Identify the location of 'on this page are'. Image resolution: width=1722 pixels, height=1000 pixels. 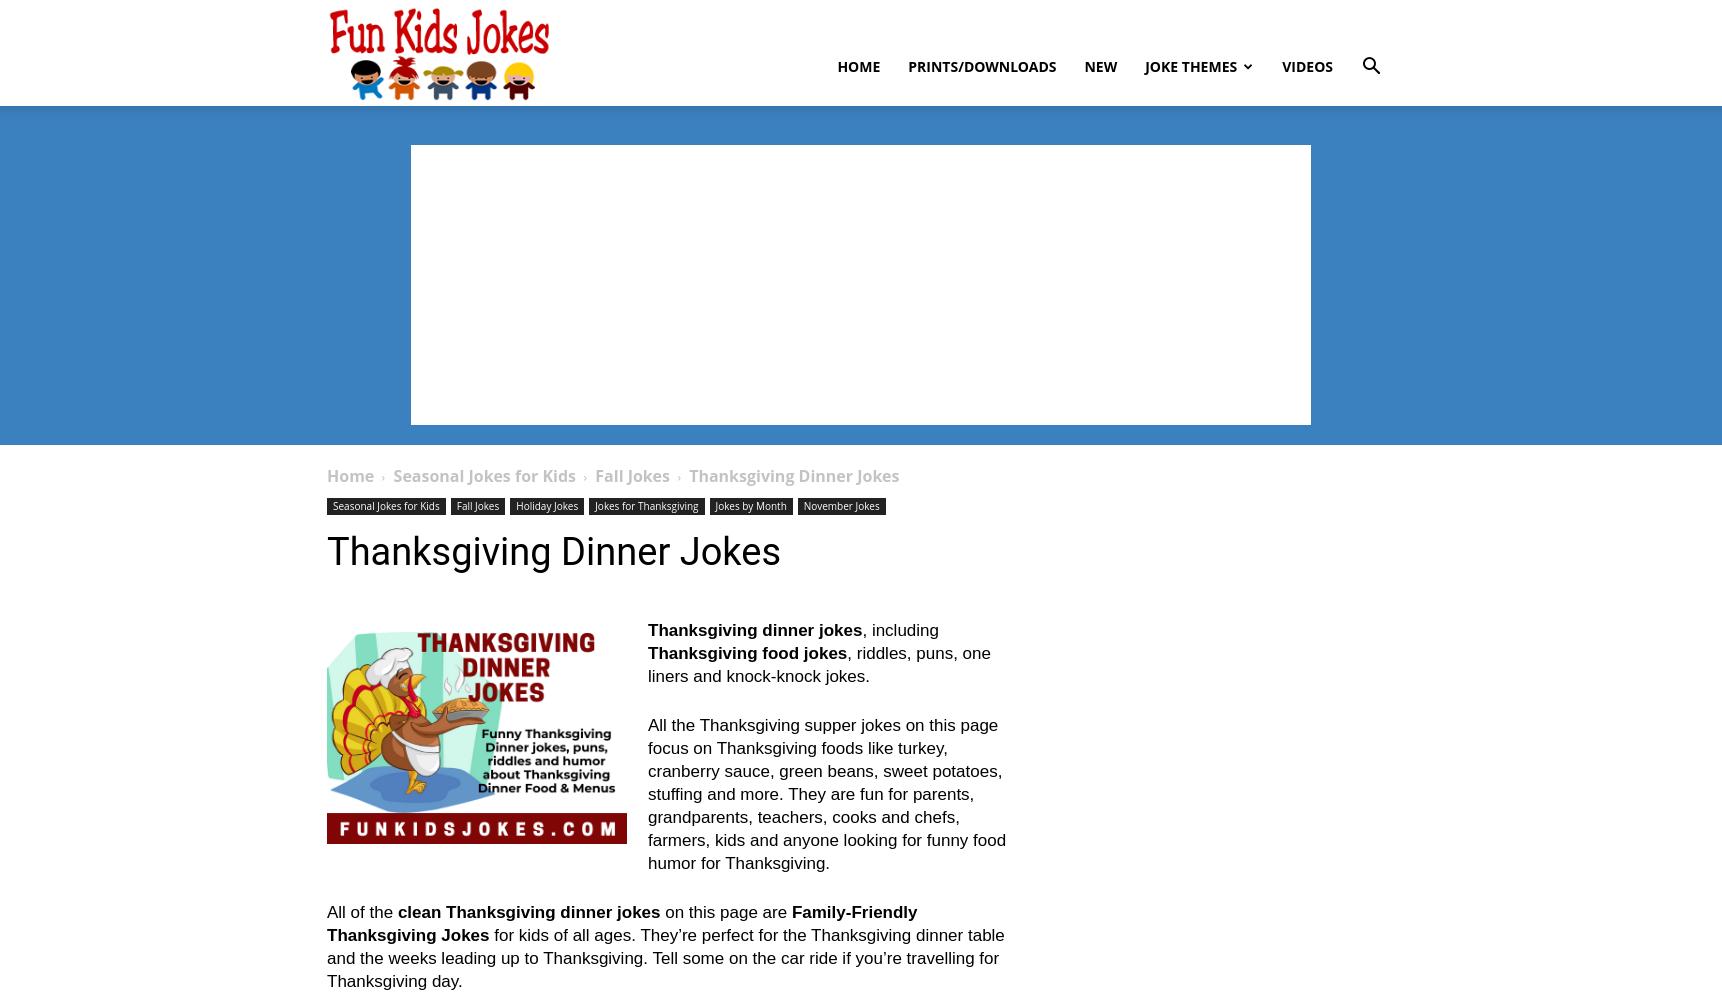
(724, 912).